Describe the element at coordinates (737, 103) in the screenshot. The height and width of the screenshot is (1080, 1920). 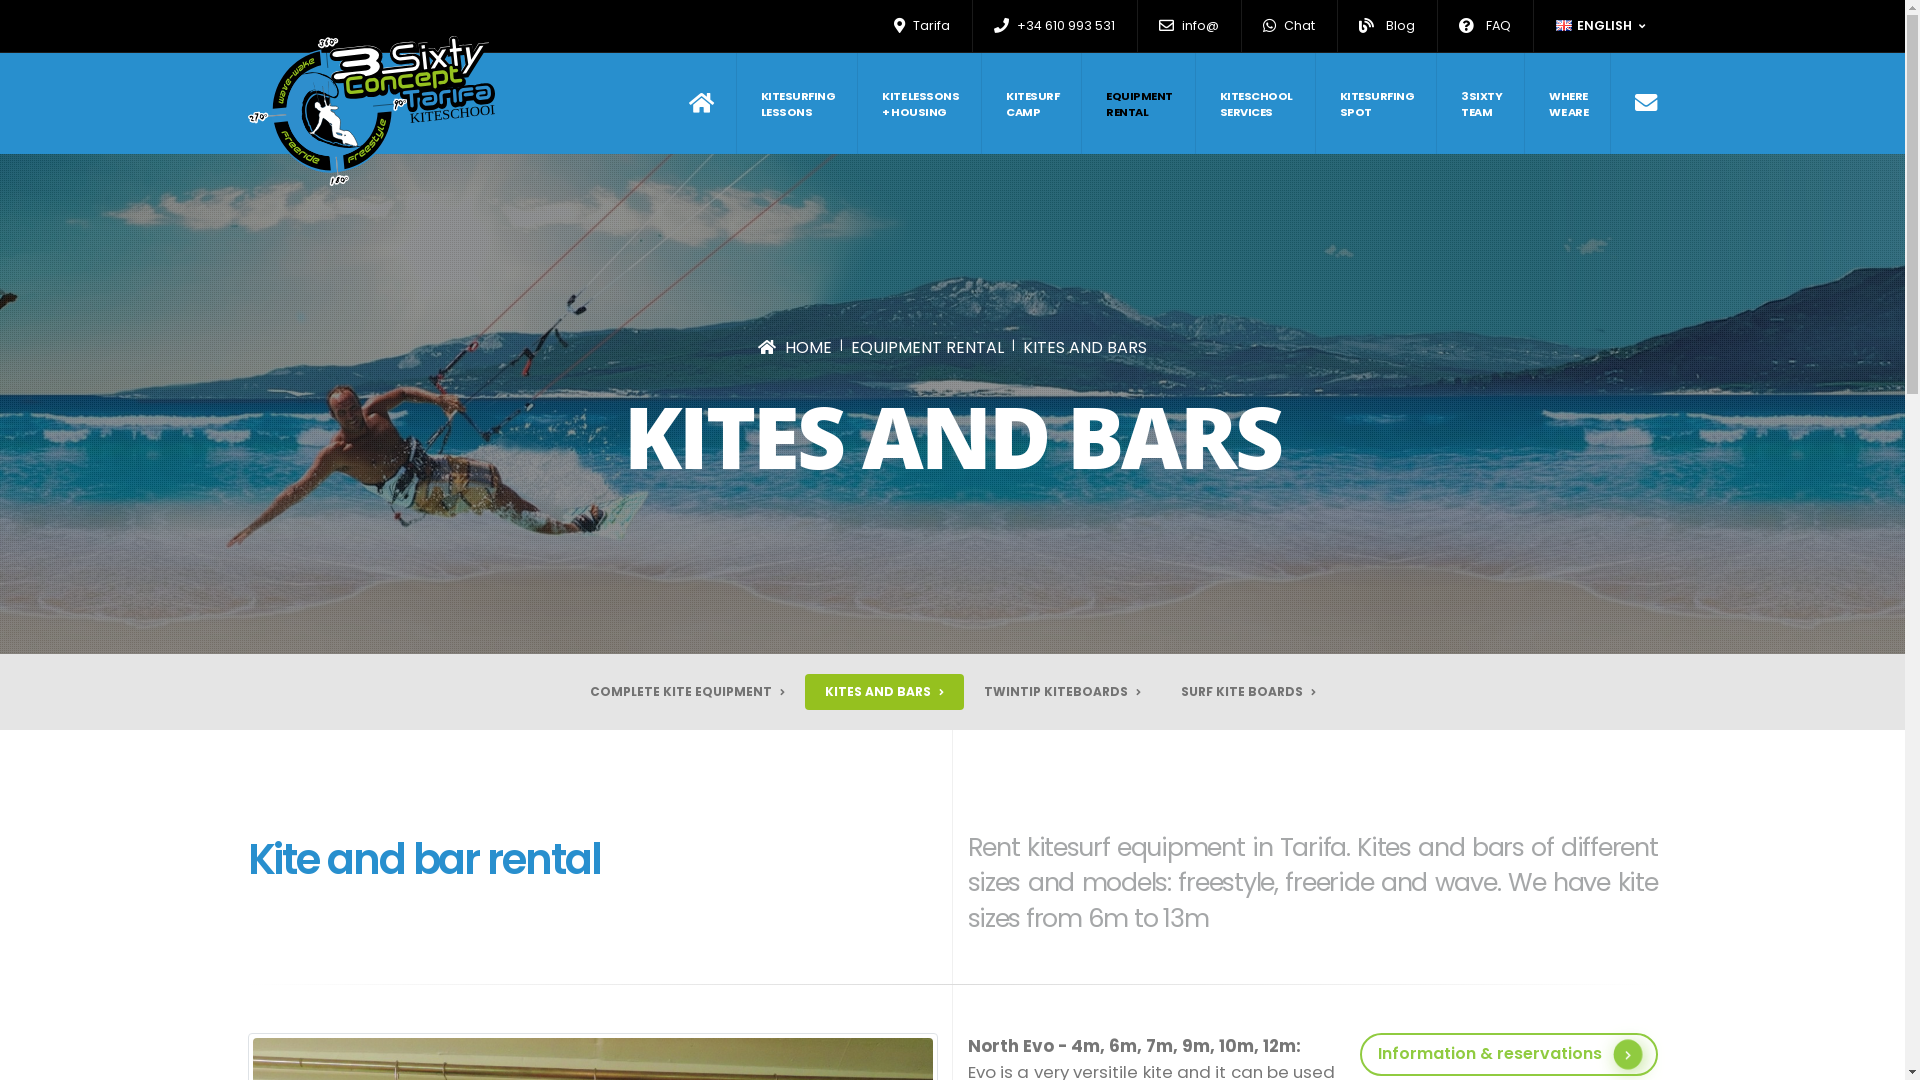
I see `'KITESURFING LESSONS'` at that location.